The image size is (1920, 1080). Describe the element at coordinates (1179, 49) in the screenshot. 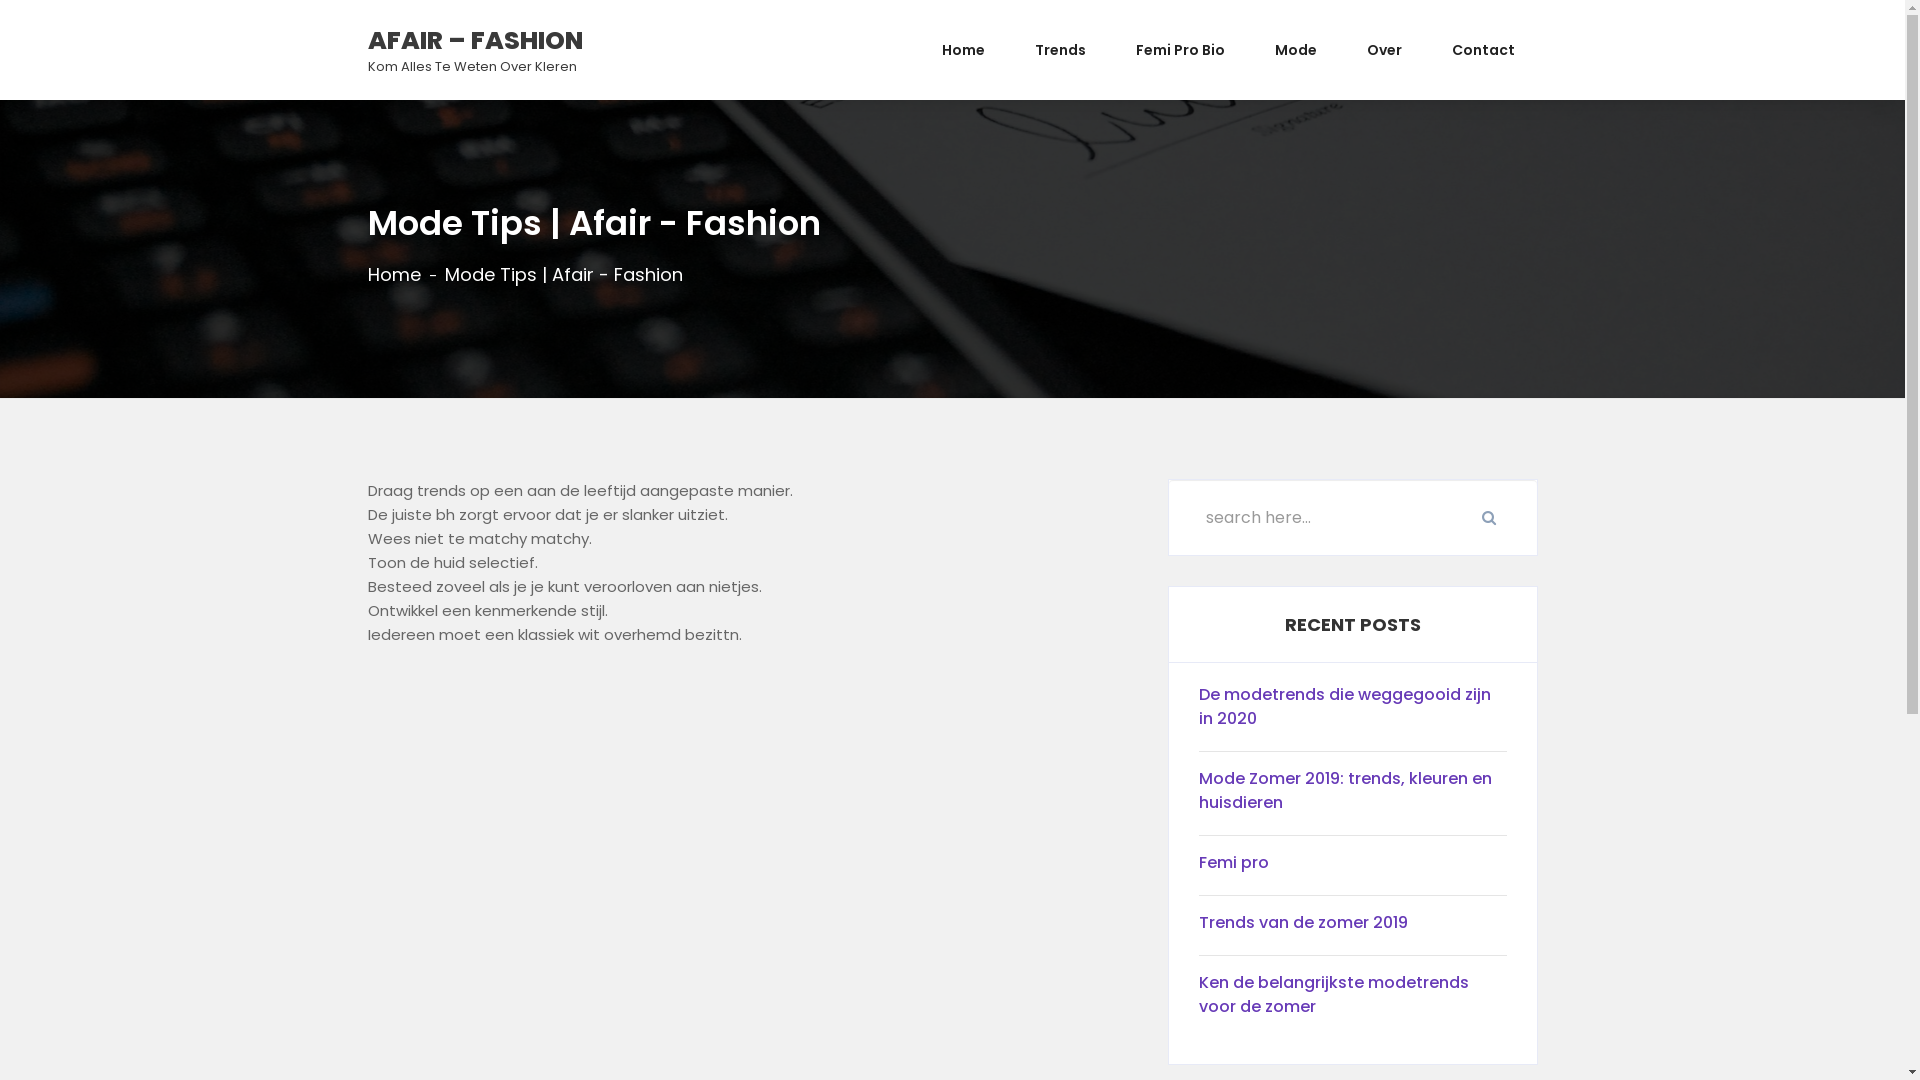

I see `'Femi Pro Bio'` at that location.